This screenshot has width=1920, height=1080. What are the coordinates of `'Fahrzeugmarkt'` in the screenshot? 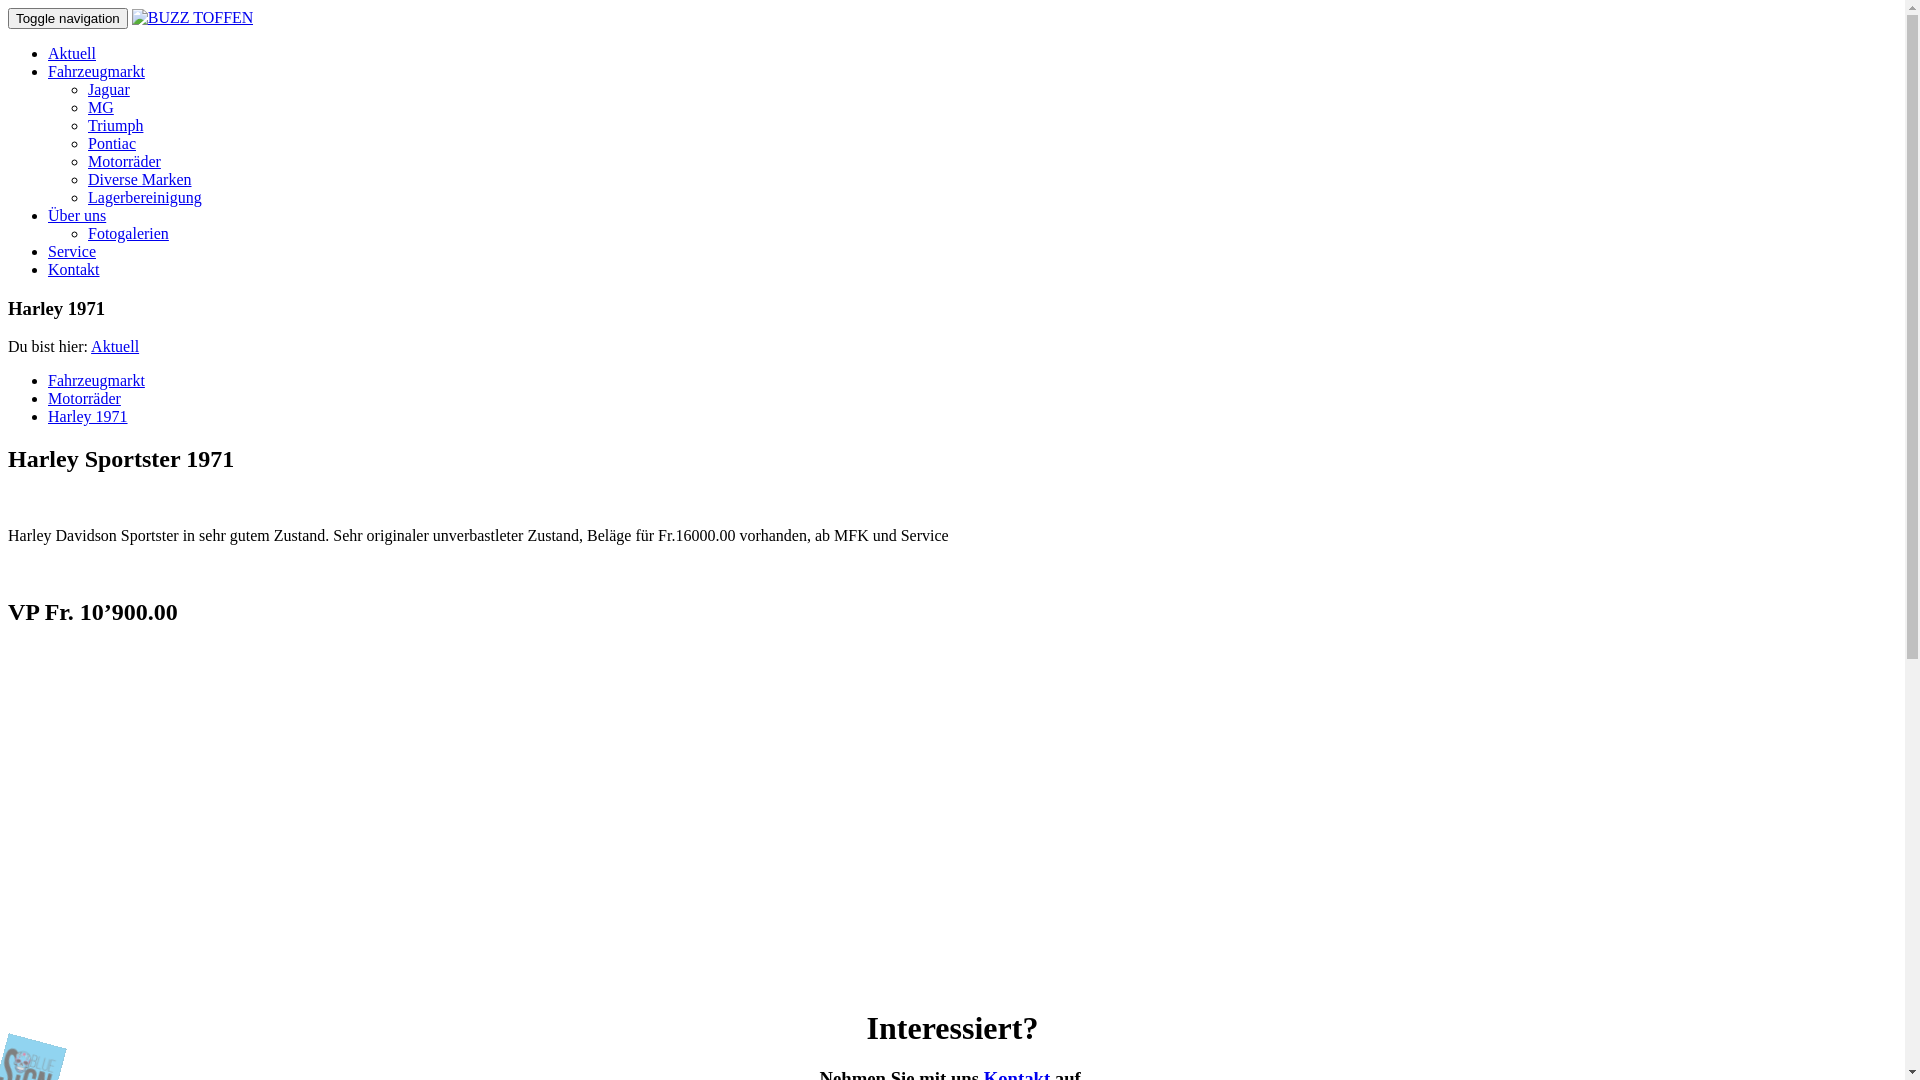 It's located at (95, 380).